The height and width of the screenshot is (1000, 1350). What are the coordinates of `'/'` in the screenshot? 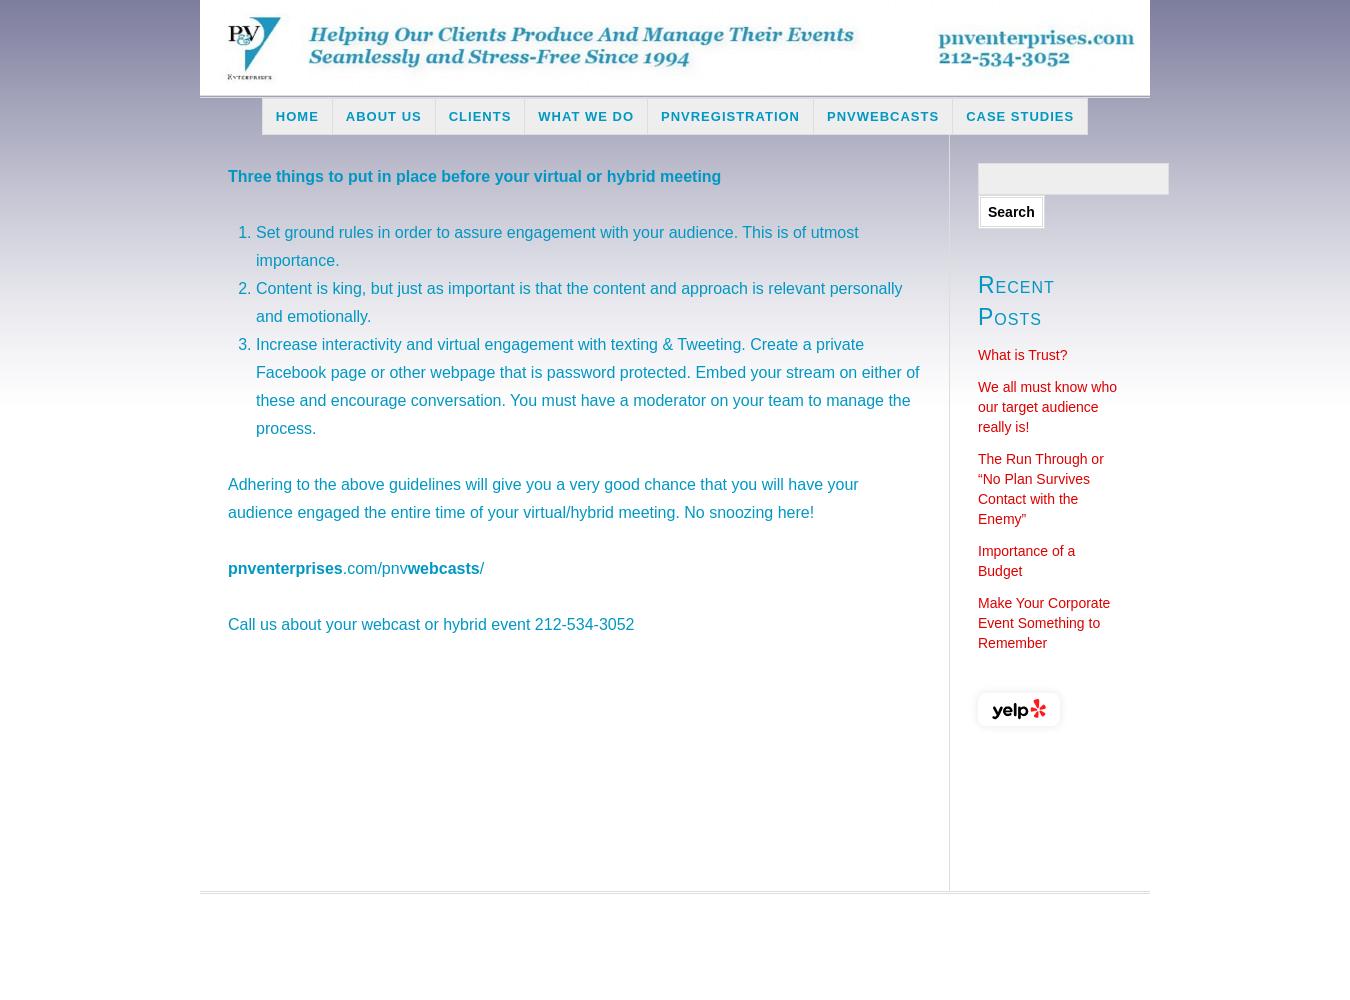 It's located at (477, 567).